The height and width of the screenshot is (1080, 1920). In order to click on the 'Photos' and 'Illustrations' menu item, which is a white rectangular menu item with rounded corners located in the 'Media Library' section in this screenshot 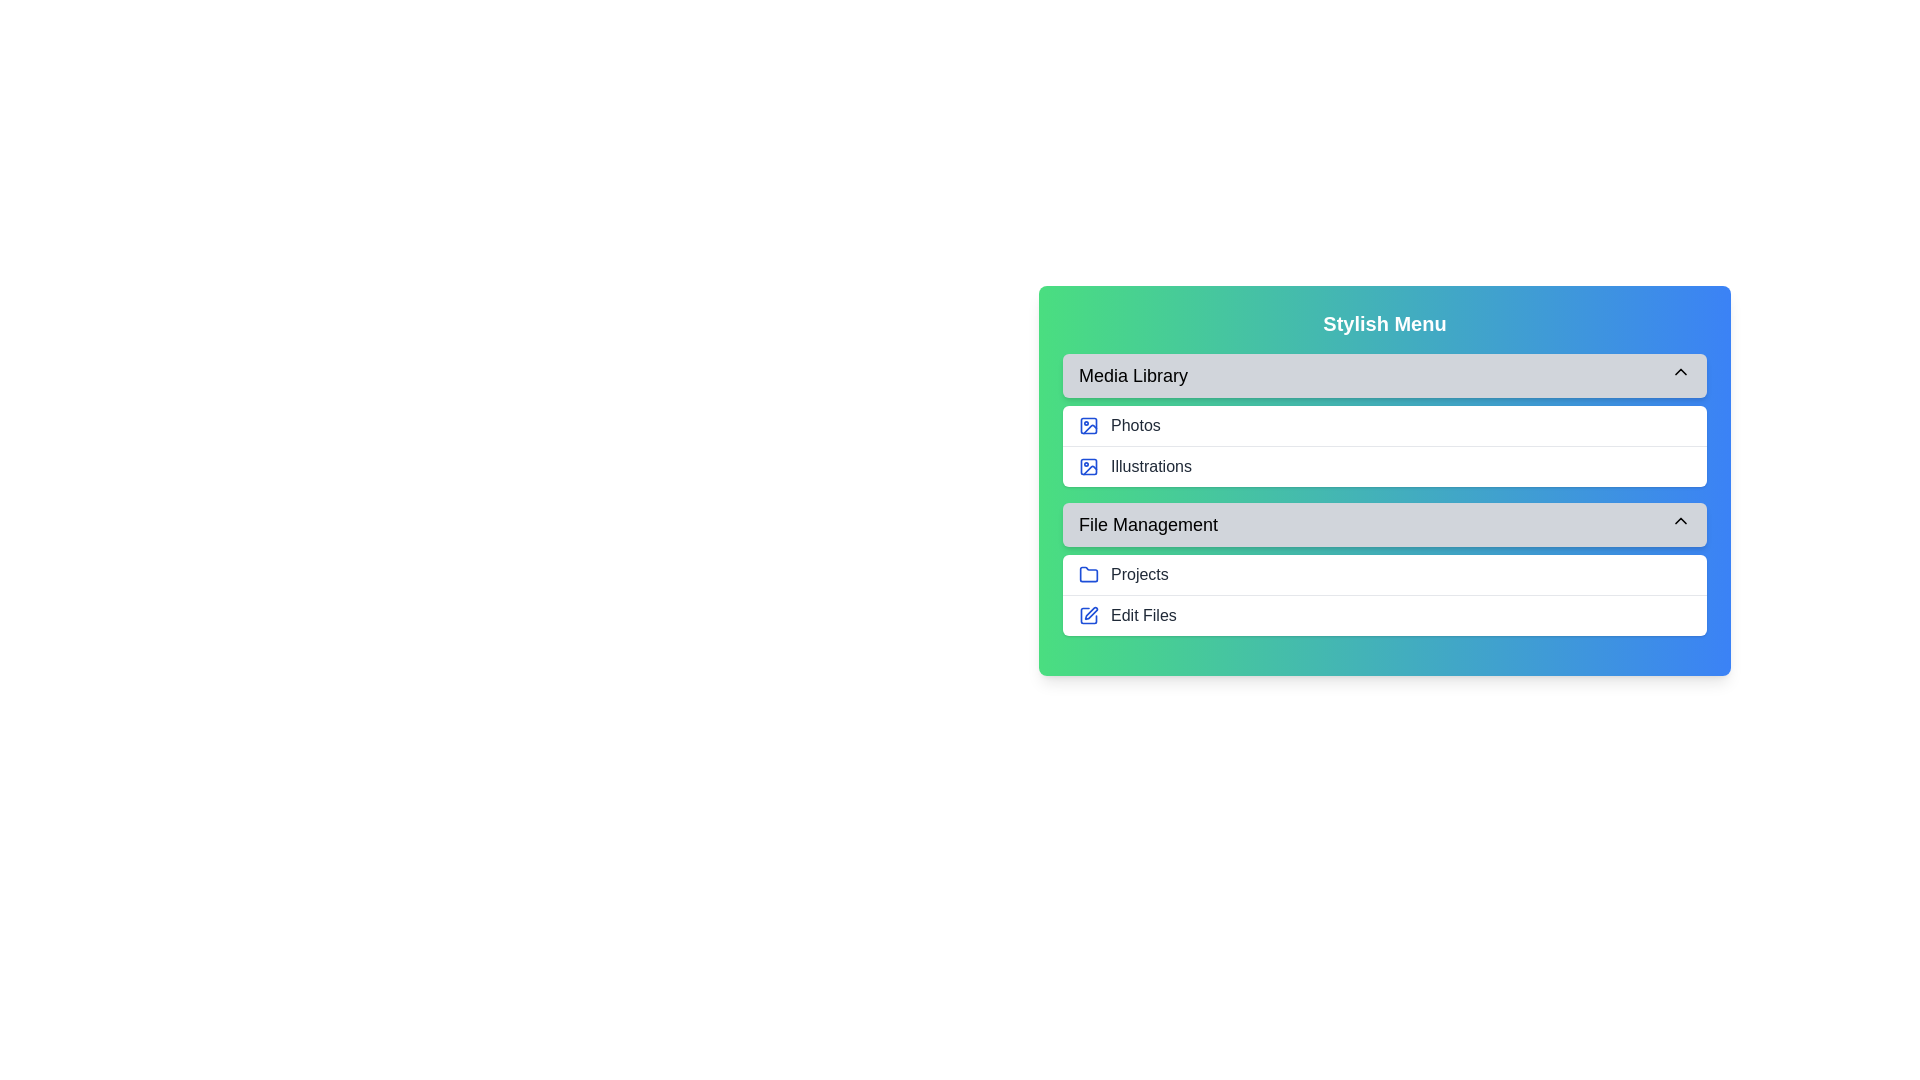, I will do `click(1384, 445)`.